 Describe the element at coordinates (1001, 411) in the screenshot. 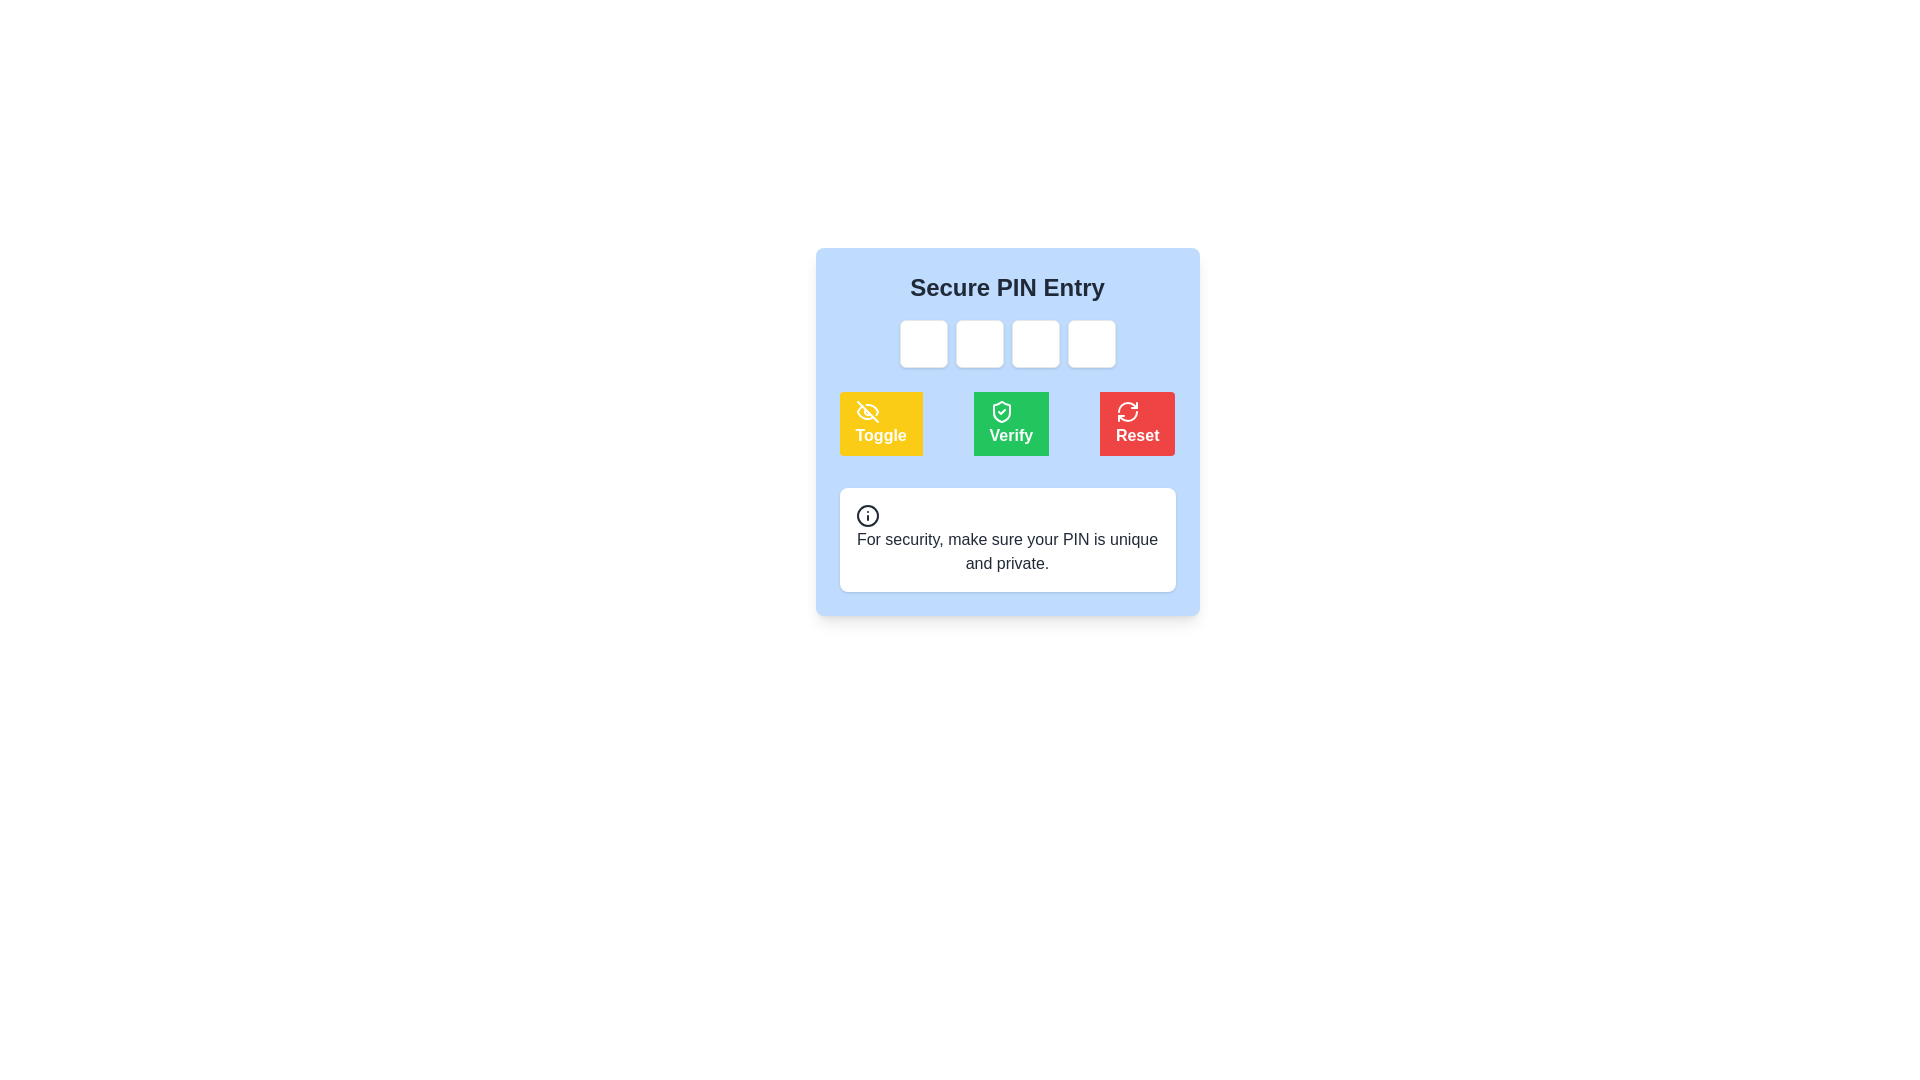

I see `the shield icon with a checkmark, which symbolizes the verification functionality of the 'Verify' button, located between the 'Toggle' and 'Reset' buttons` at that location.